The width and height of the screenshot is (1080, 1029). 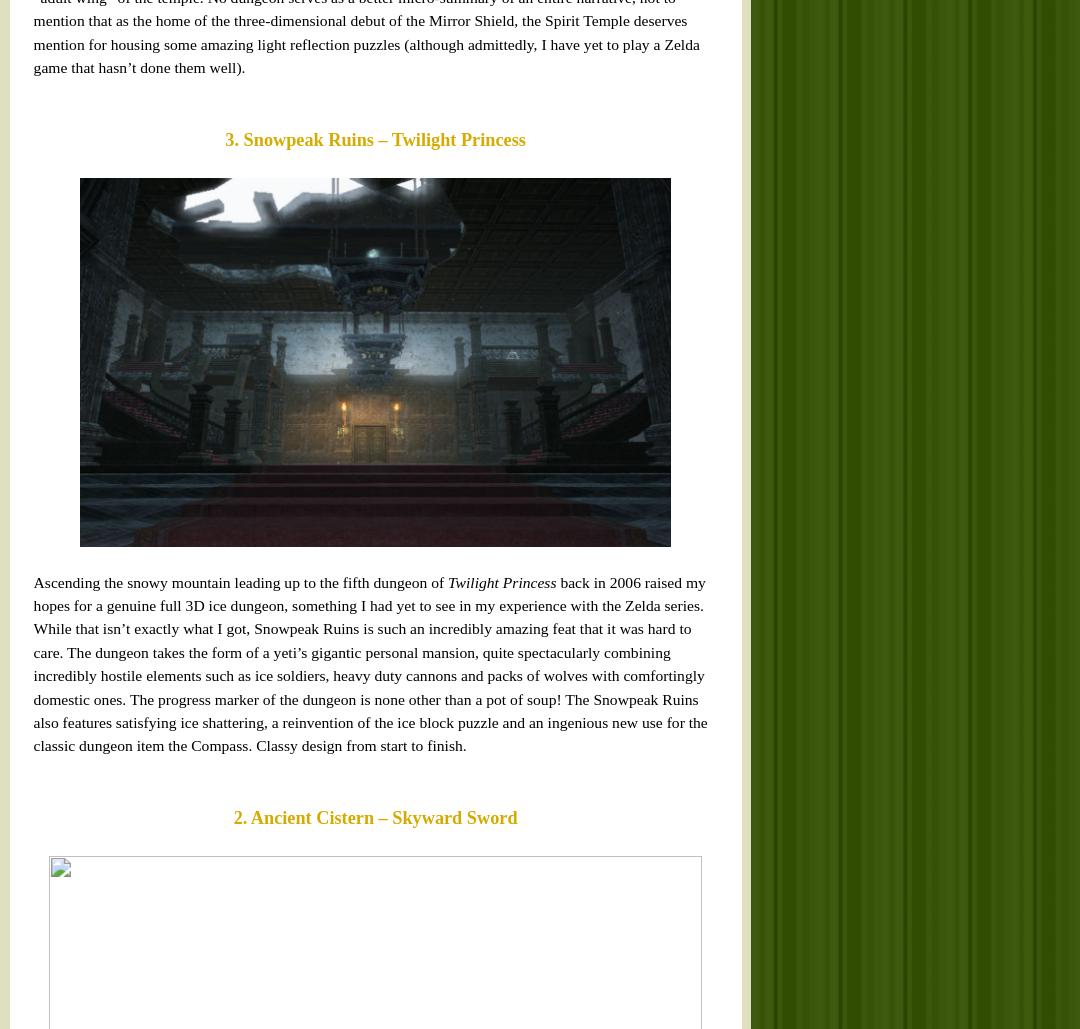 I want to click on 'Sky Keep – Skyward Sword', so click(x=111, y=591).